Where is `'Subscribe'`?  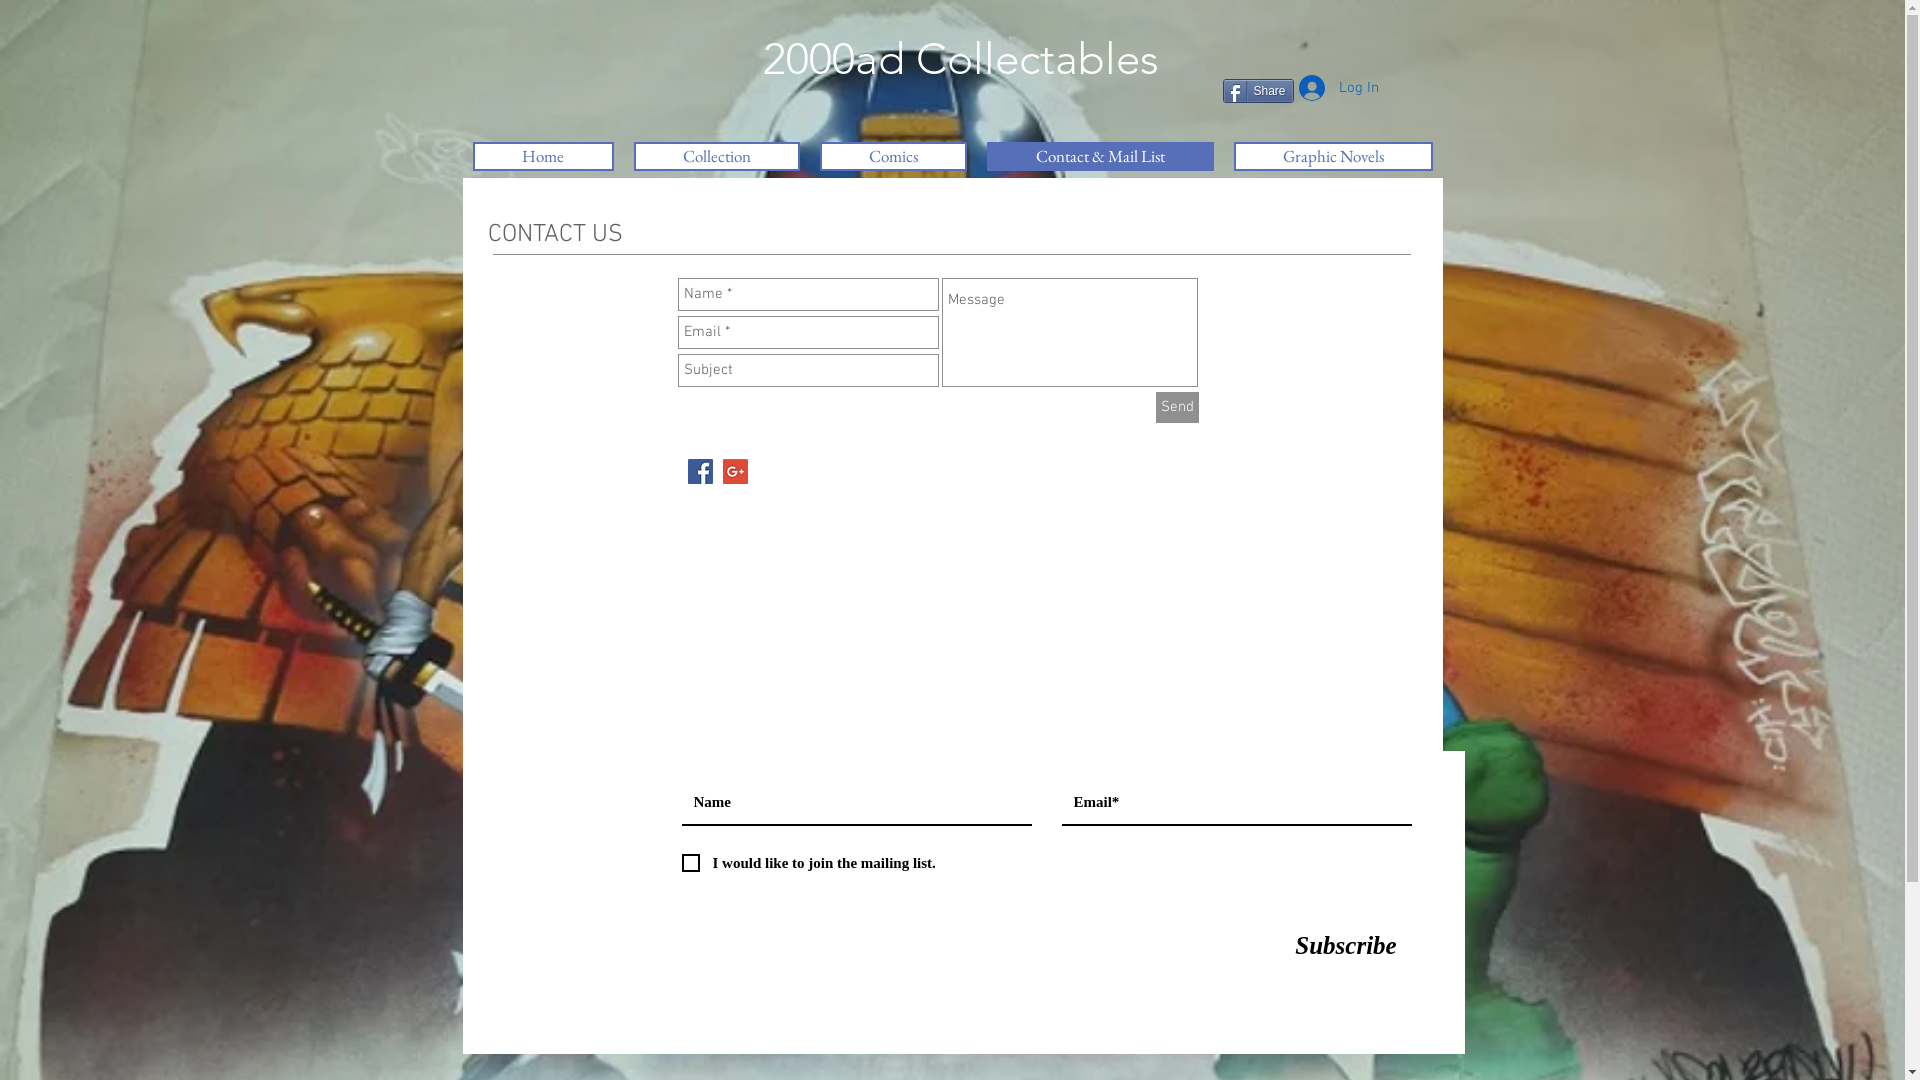 'Subscribe' is located at coordinates (1346, 945).